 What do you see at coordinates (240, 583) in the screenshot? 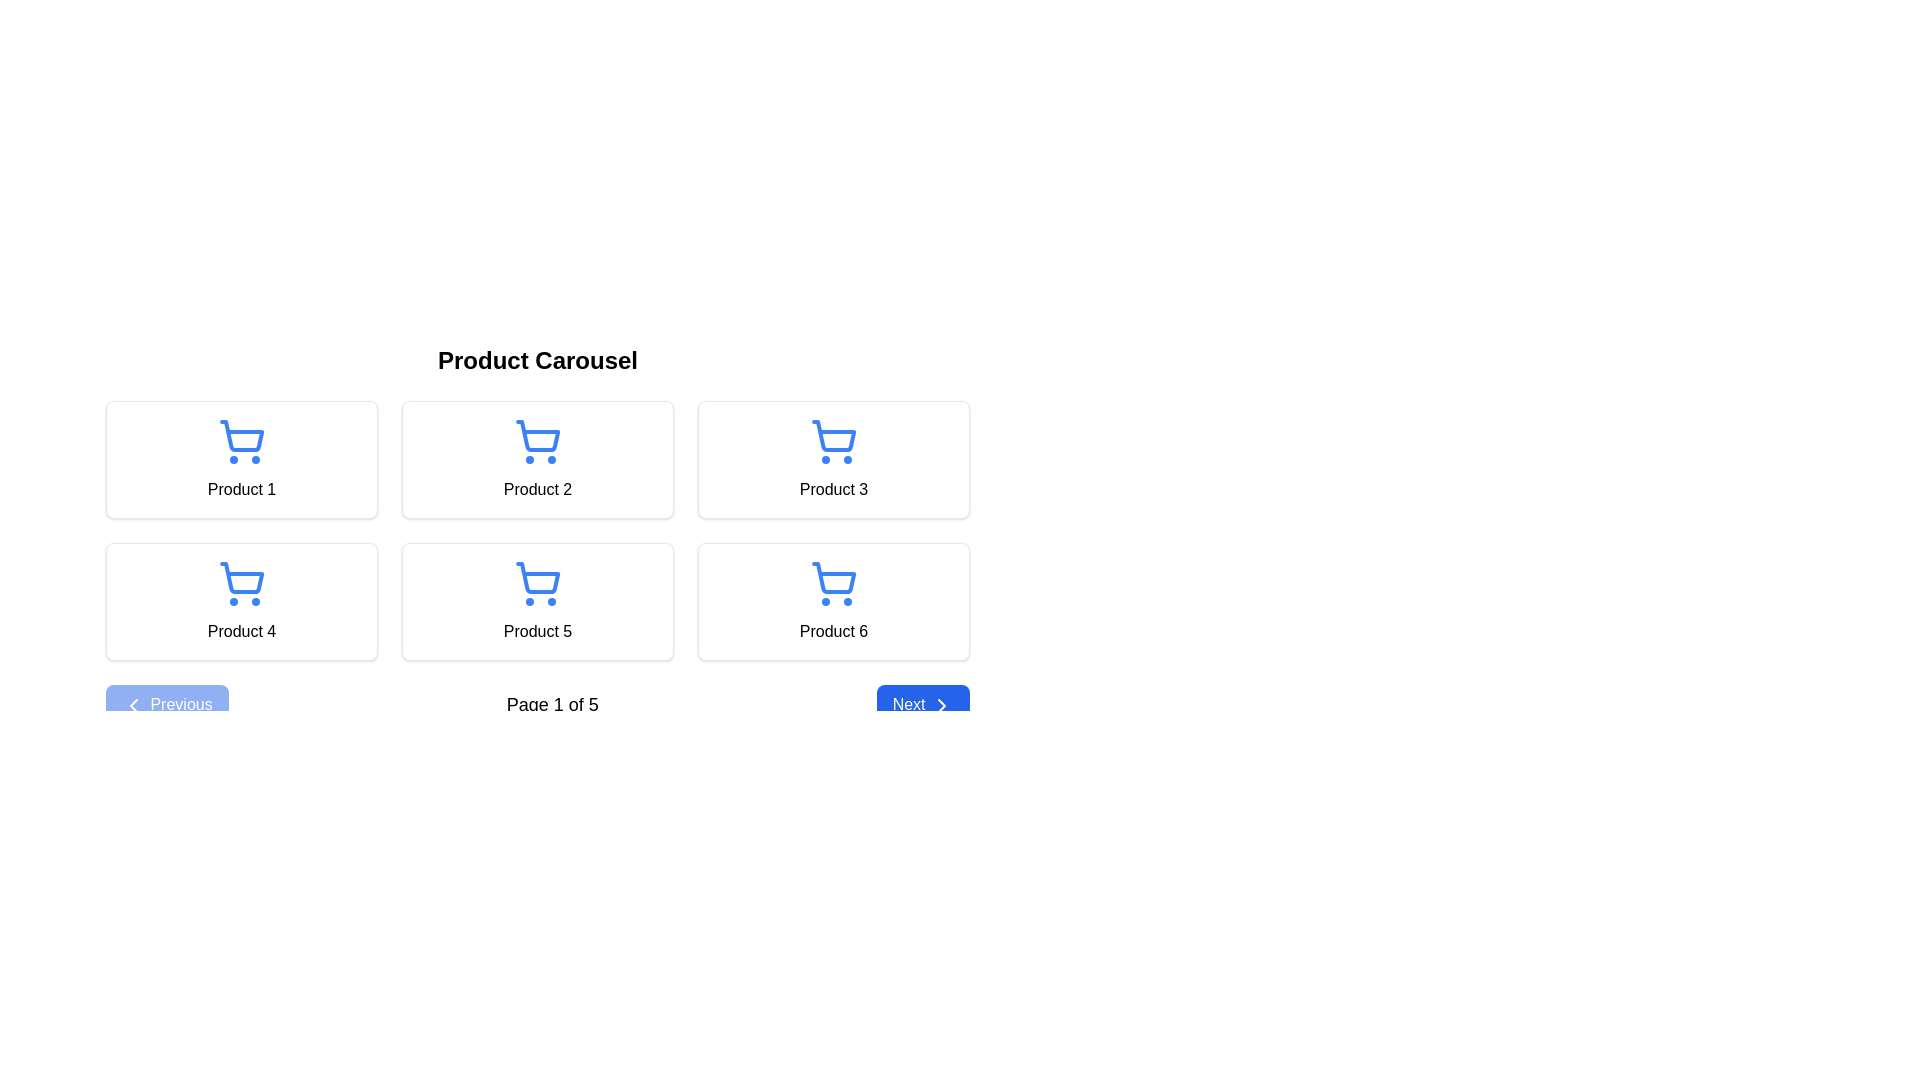
I see `the shopping cart icon associated with 'Product 4', which is styled in vivid blue and located in the second row of the product list` at bounding box center [240, 583].